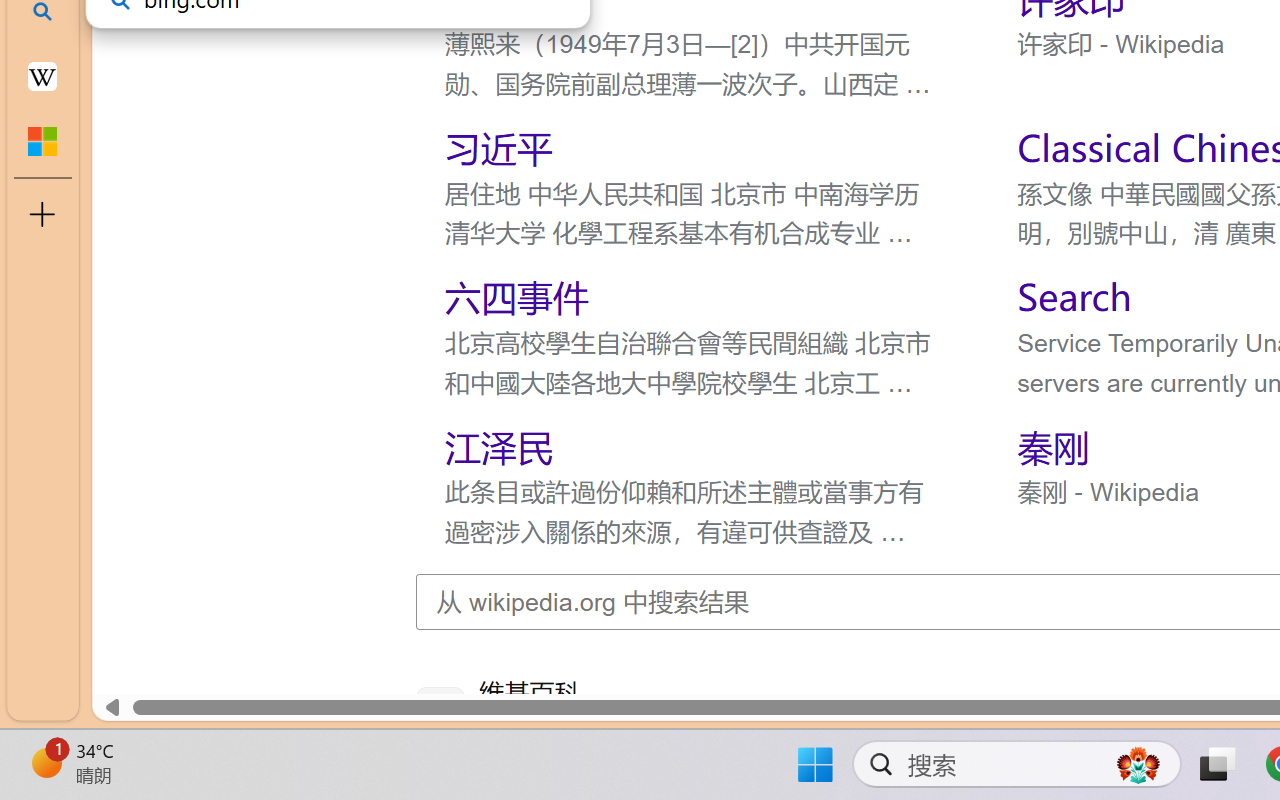 This screenshot has width=1280, height=800. Describe the element at coordinates (1072, 296) in the screenshot. I see `'Search'` at that location.